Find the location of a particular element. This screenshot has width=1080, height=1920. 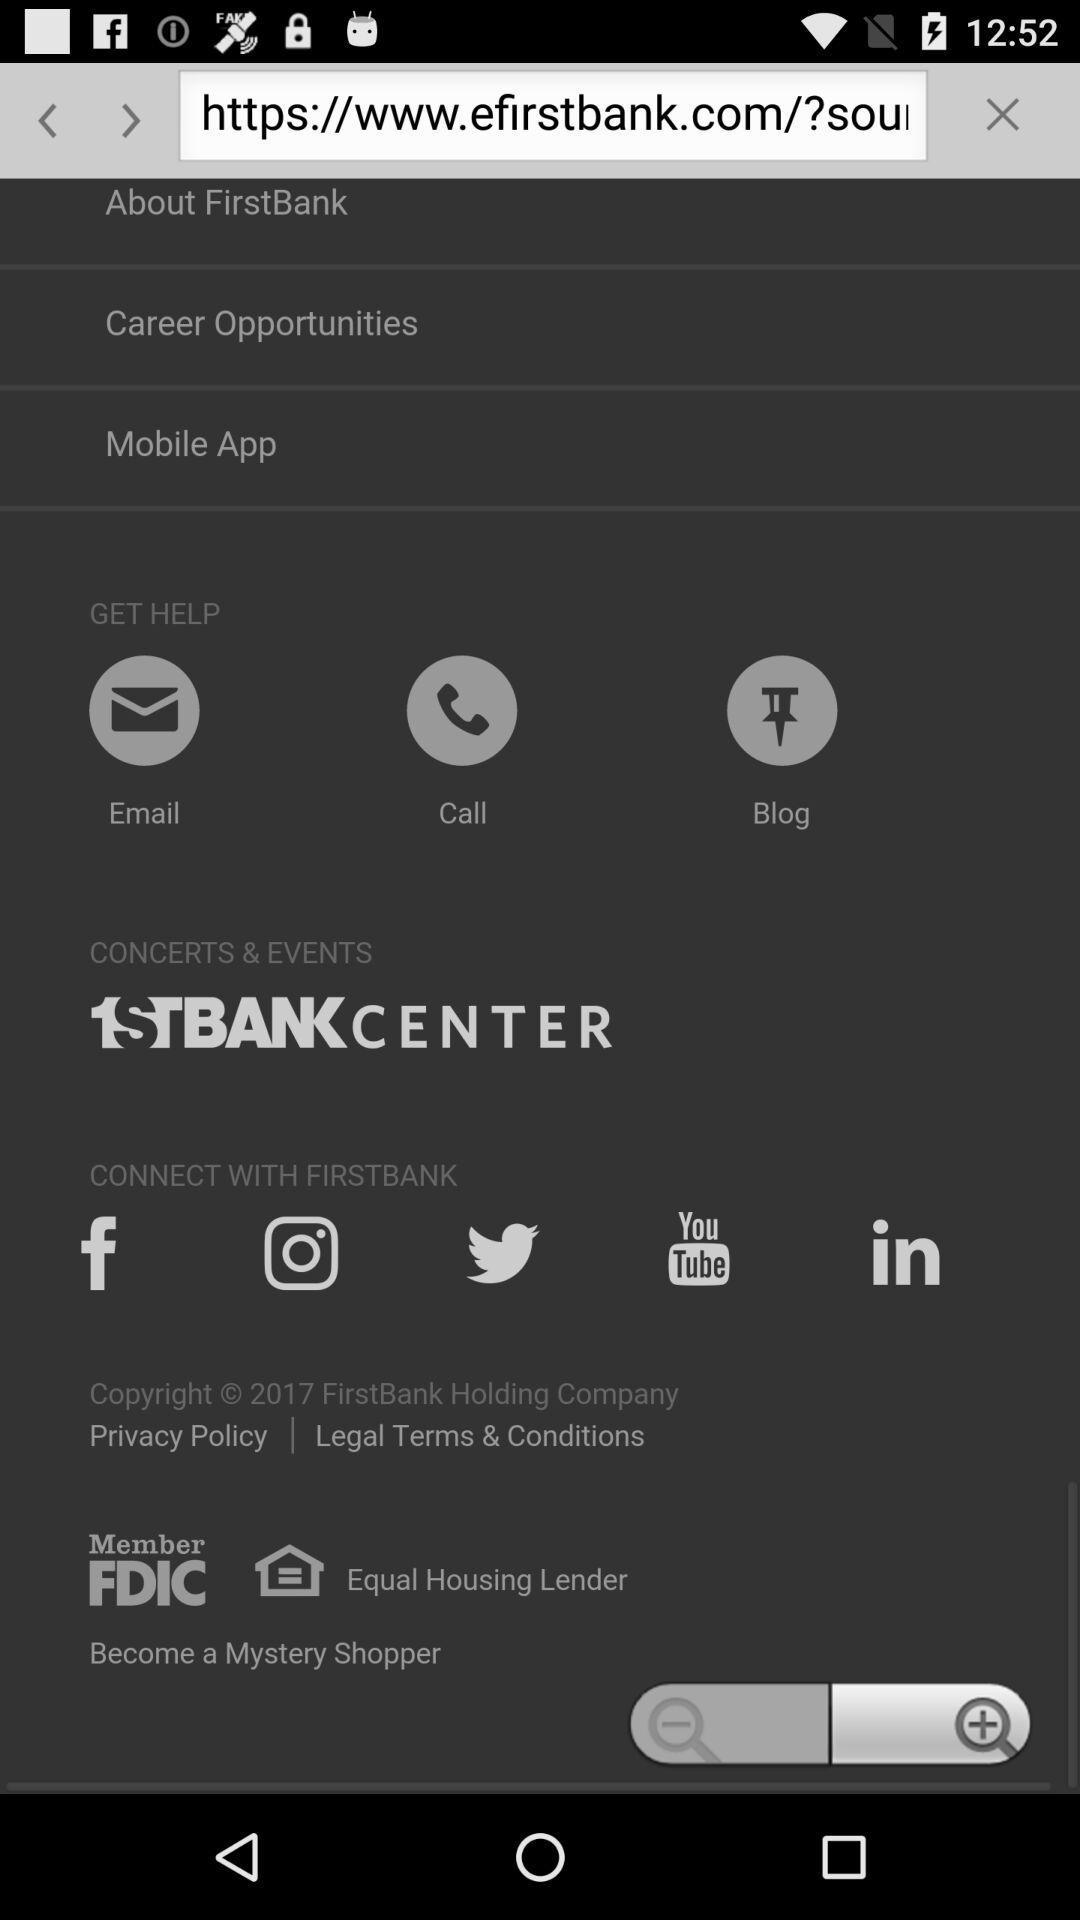

web page bottom is located at coordinates (540, 986).